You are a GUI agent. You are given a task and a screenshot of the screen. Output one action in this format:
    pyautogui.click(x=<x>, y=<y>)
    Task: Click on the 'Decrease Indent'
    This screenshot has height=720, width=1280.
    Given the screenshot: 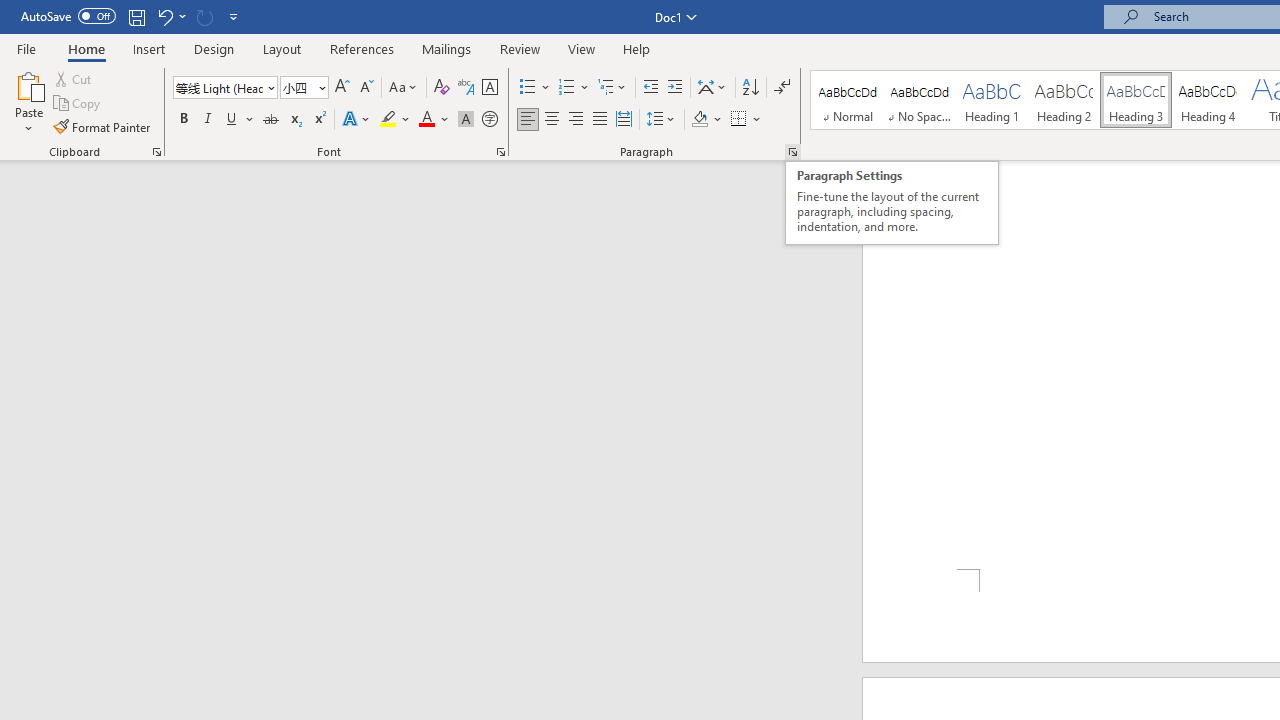 What is the action you would take?
    pyautogui.click(x=650, y=86)
    